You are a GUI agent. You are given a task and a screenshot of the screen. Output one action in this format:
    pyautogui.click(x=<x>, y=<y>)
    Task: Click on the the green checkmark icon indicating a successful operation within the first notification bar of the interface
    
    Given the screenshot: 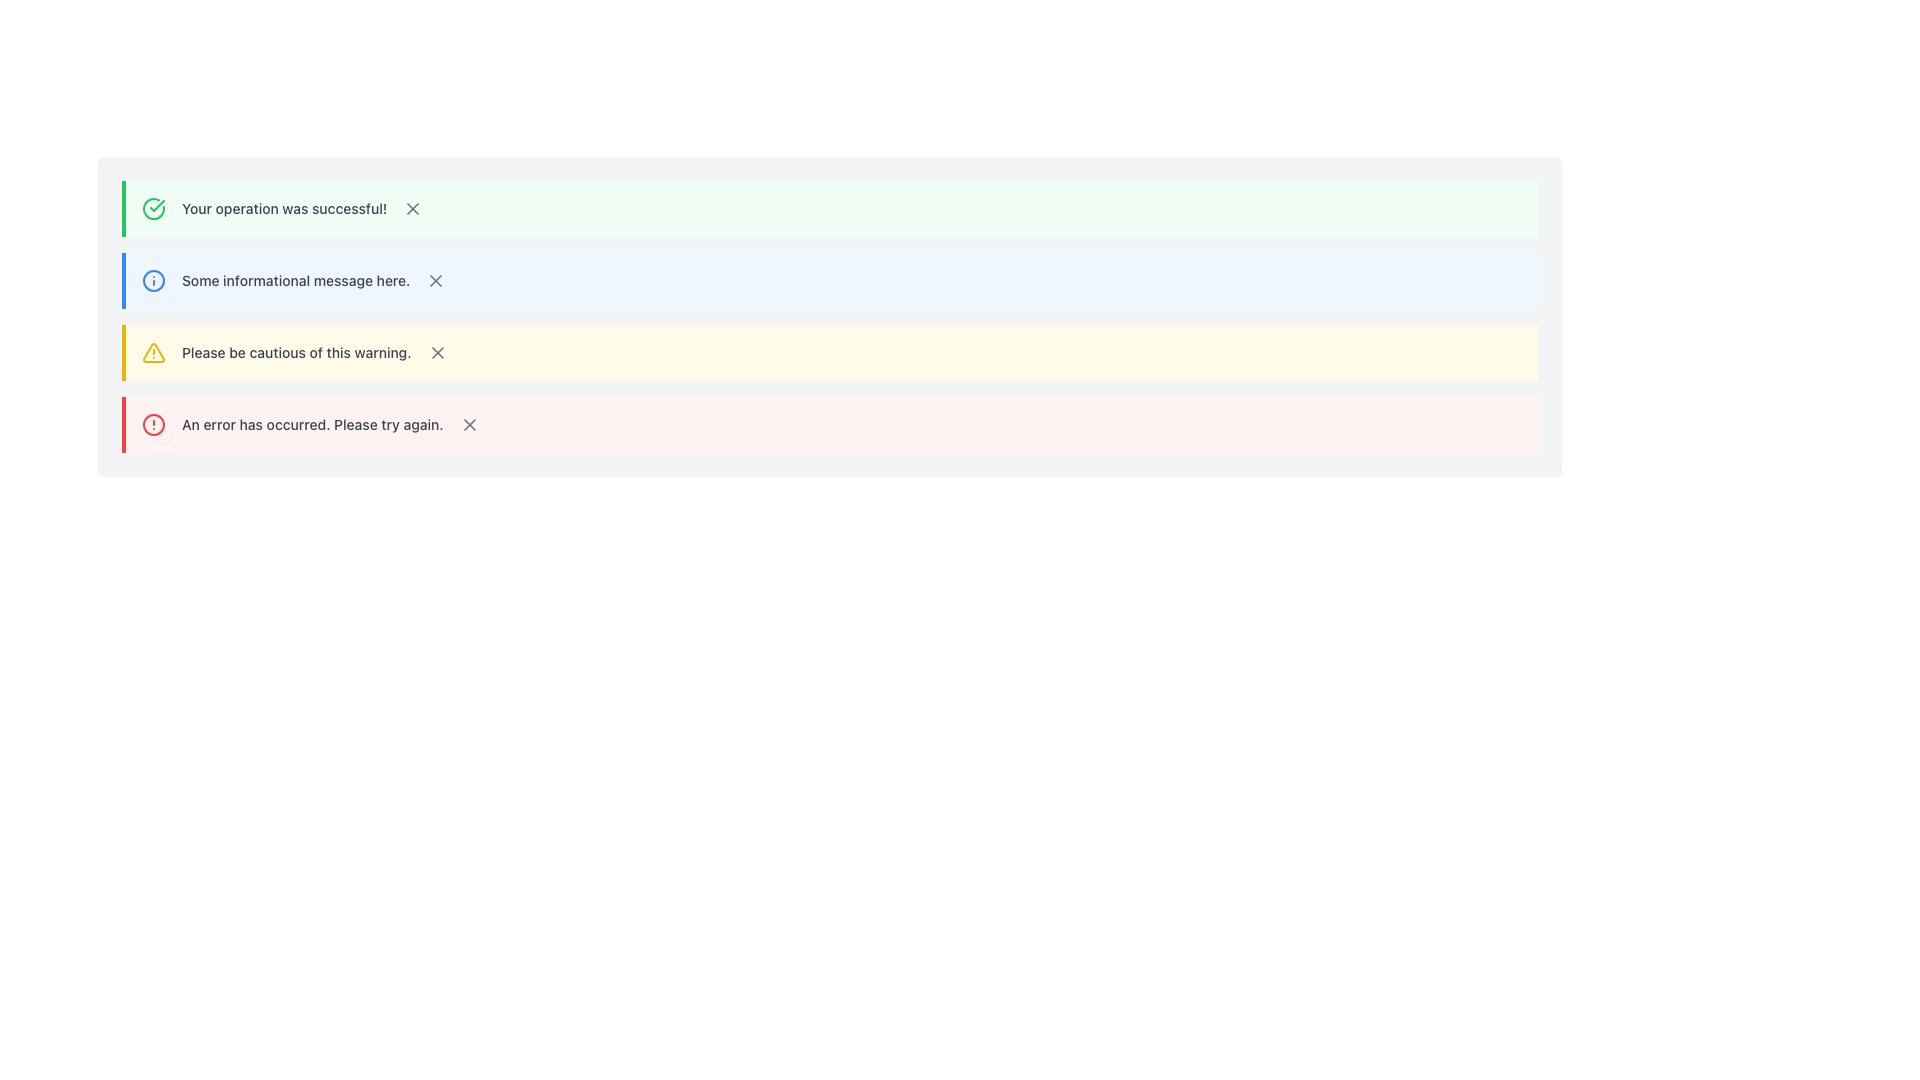 What is the action you would take?
    pyautogui.click(x=156, y=205)
    